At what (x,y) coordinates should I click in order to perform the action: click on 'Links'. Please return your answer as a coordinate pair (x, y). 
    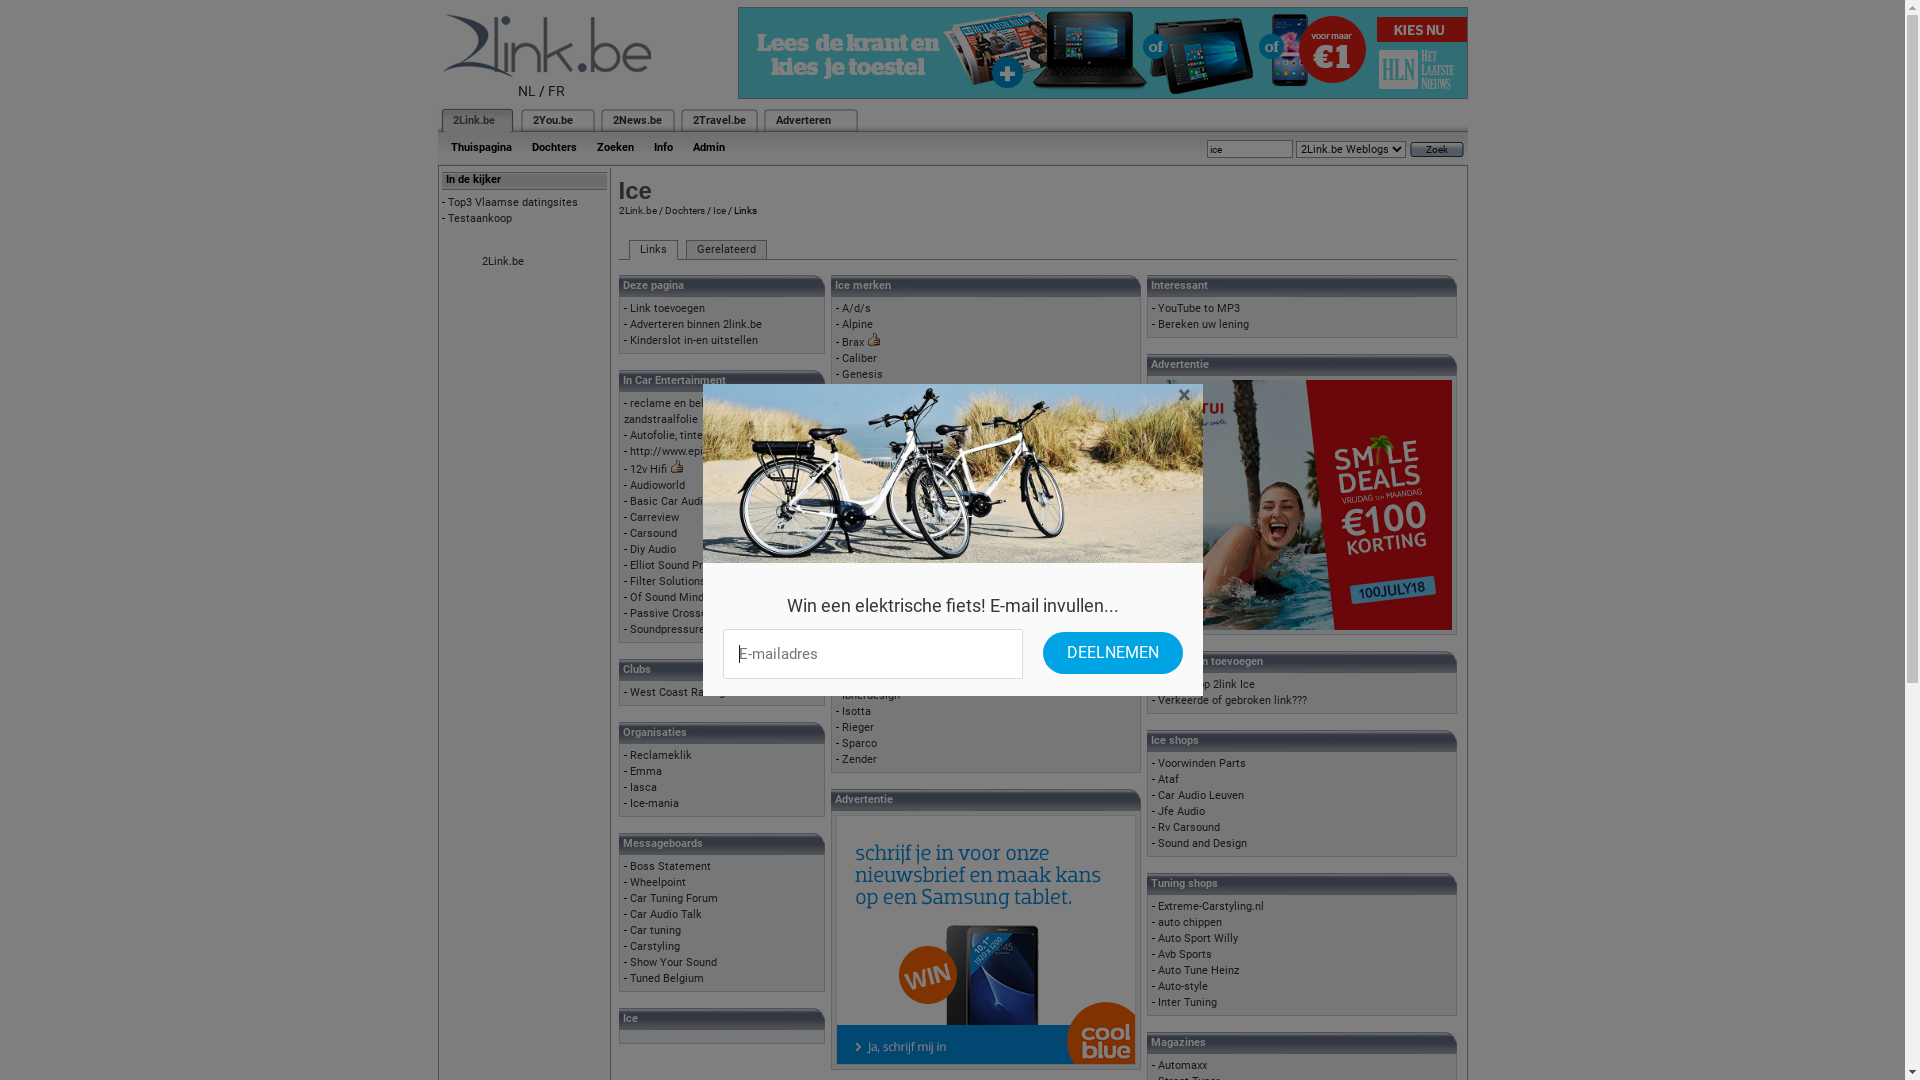
    Looking at the image, I should click on (627, 249).